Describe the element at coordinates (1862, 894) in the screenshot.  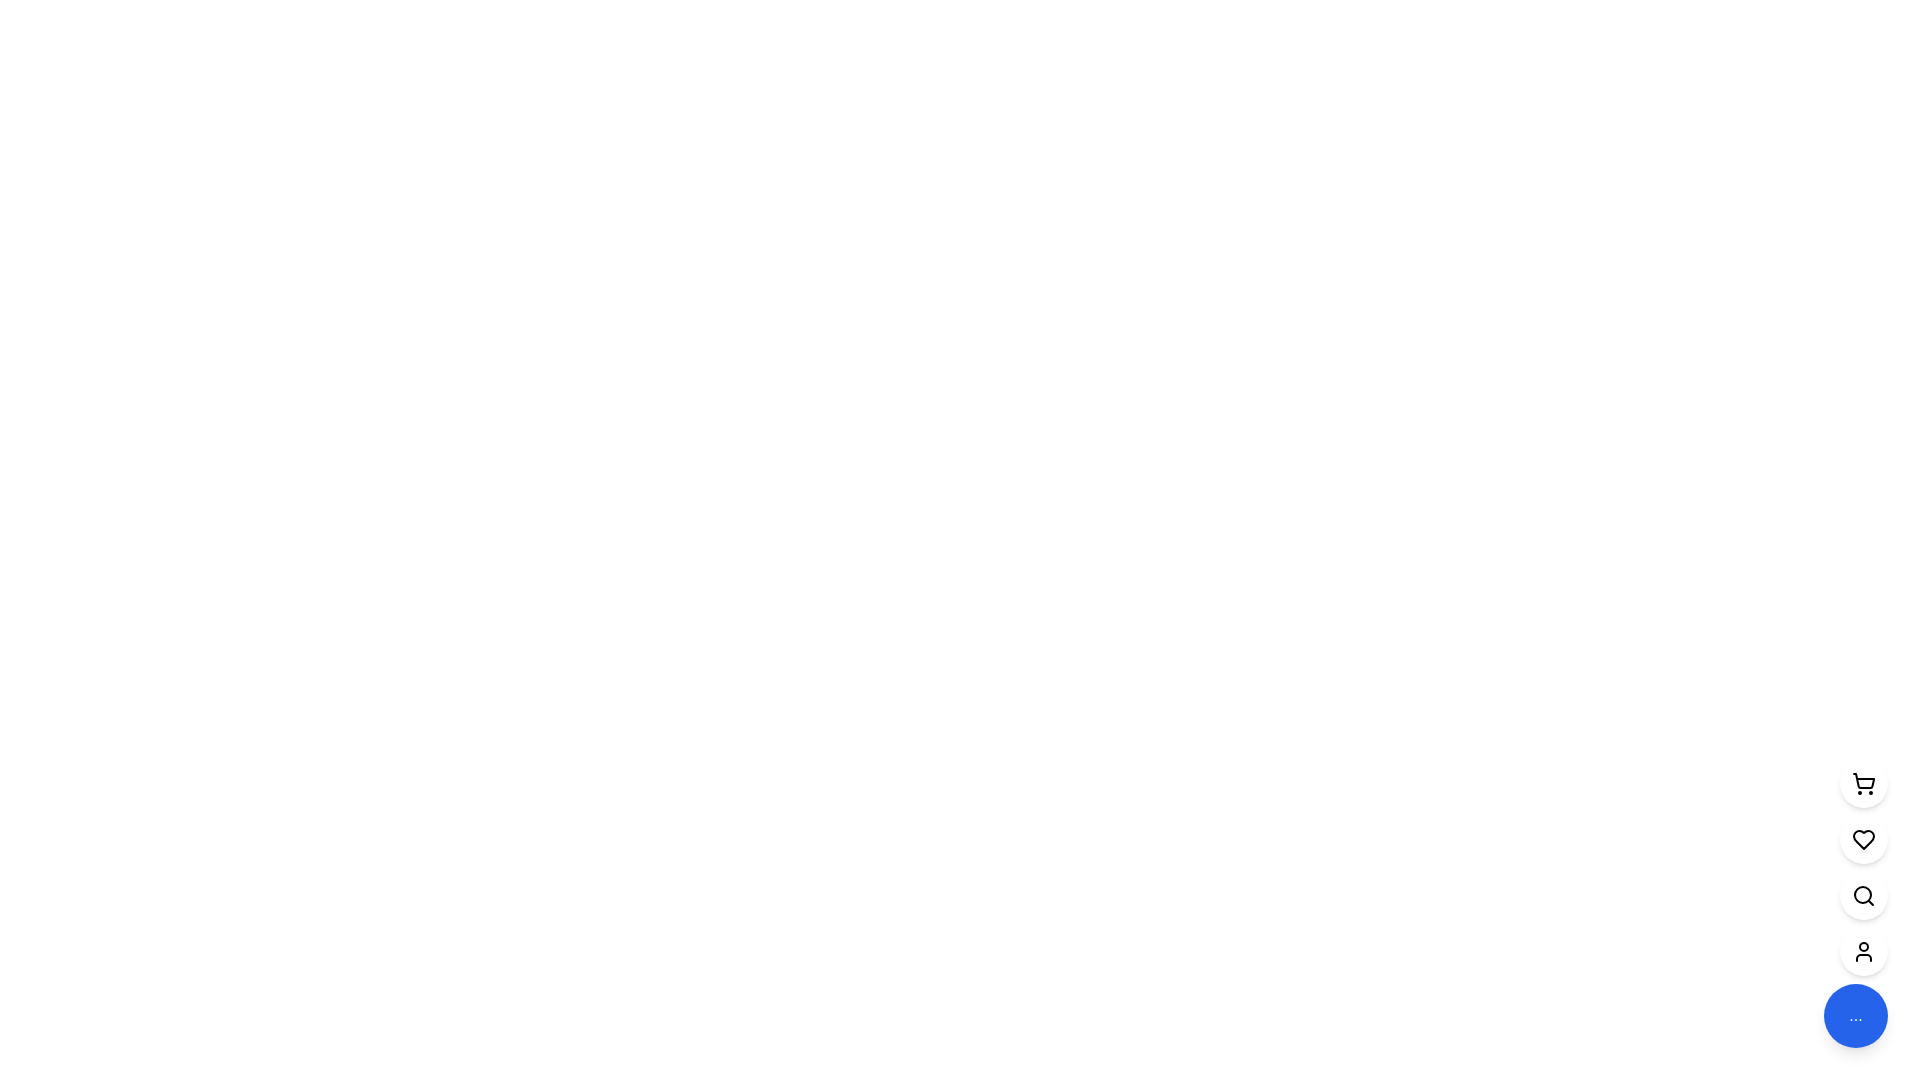
I see `the search icon located in the vertical toolbar near the right edge of the interface to initiate a search` at that location.